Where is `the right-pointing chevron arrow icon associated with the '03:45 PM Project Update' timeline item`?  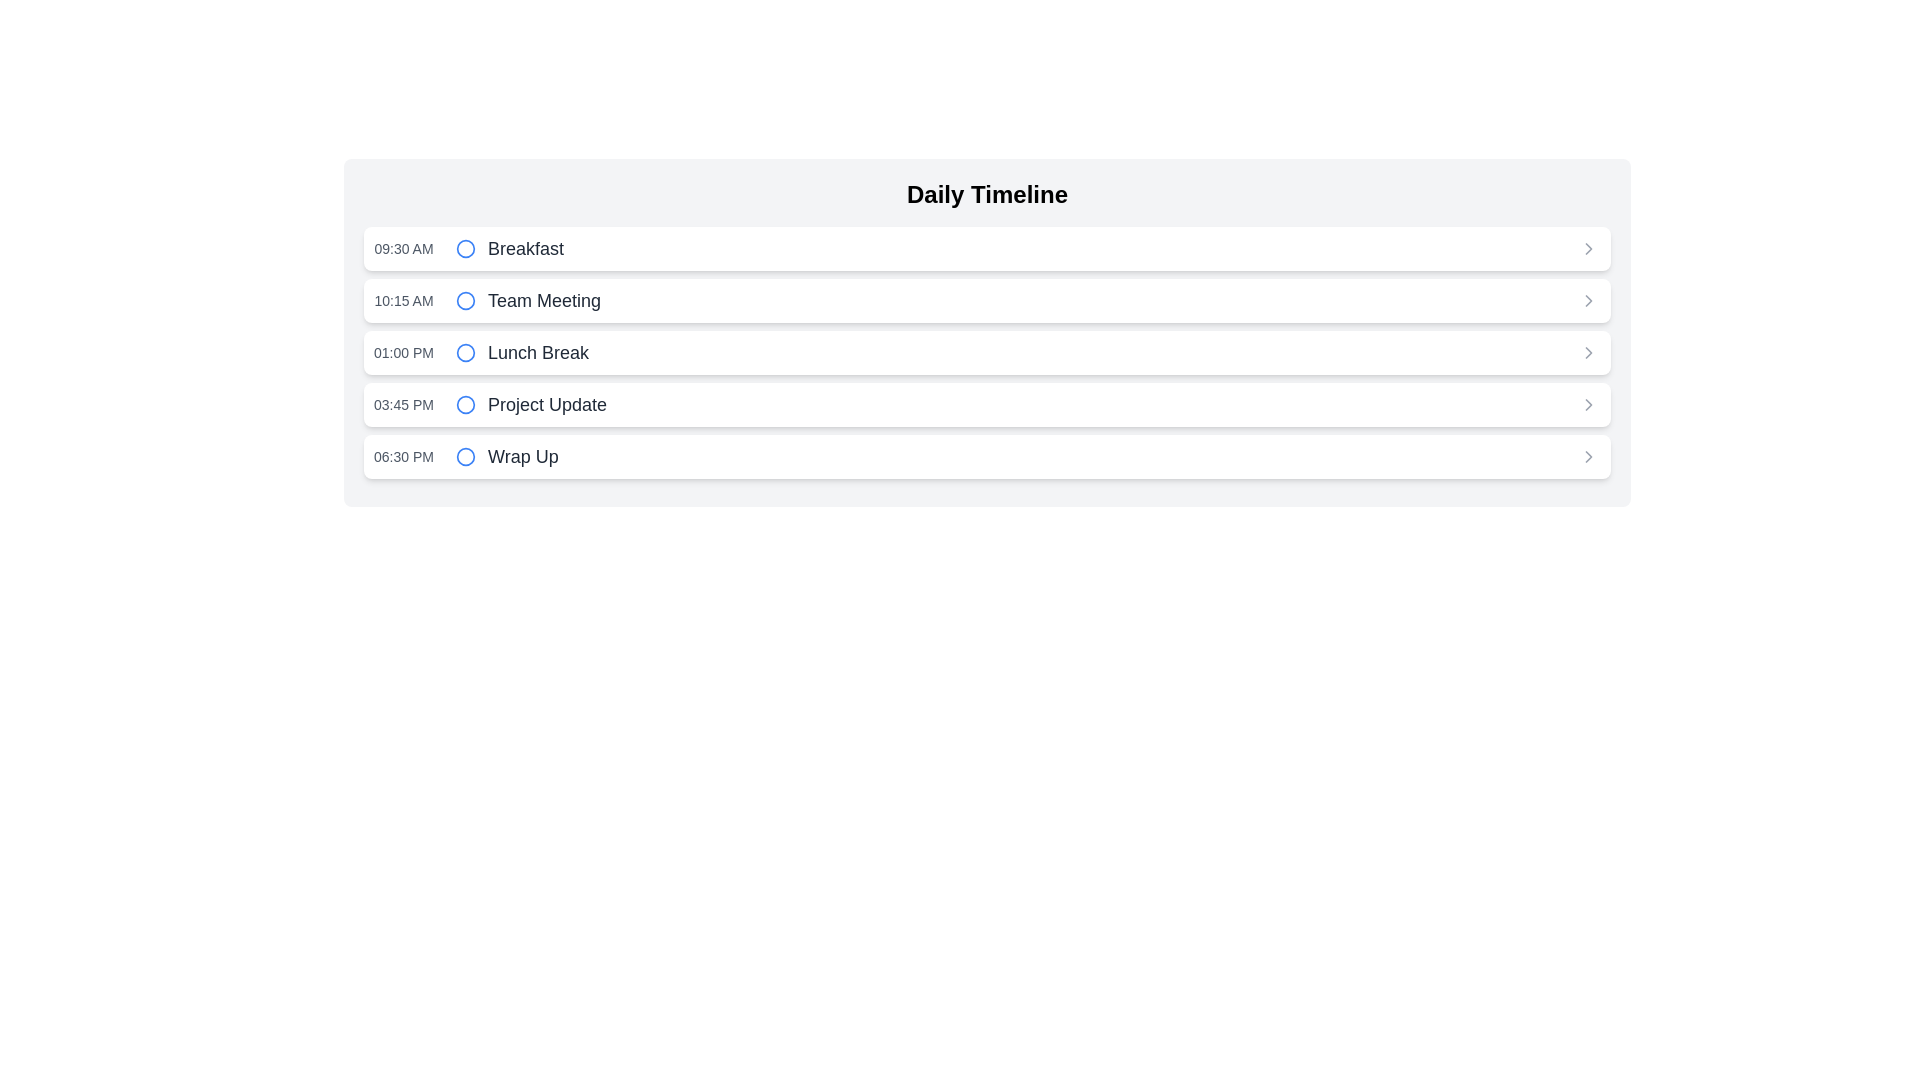 the right-pointing chevron arrow icon associated with the '03:45 PM Project Update' timeline item is located at coordinates (1587, 405).